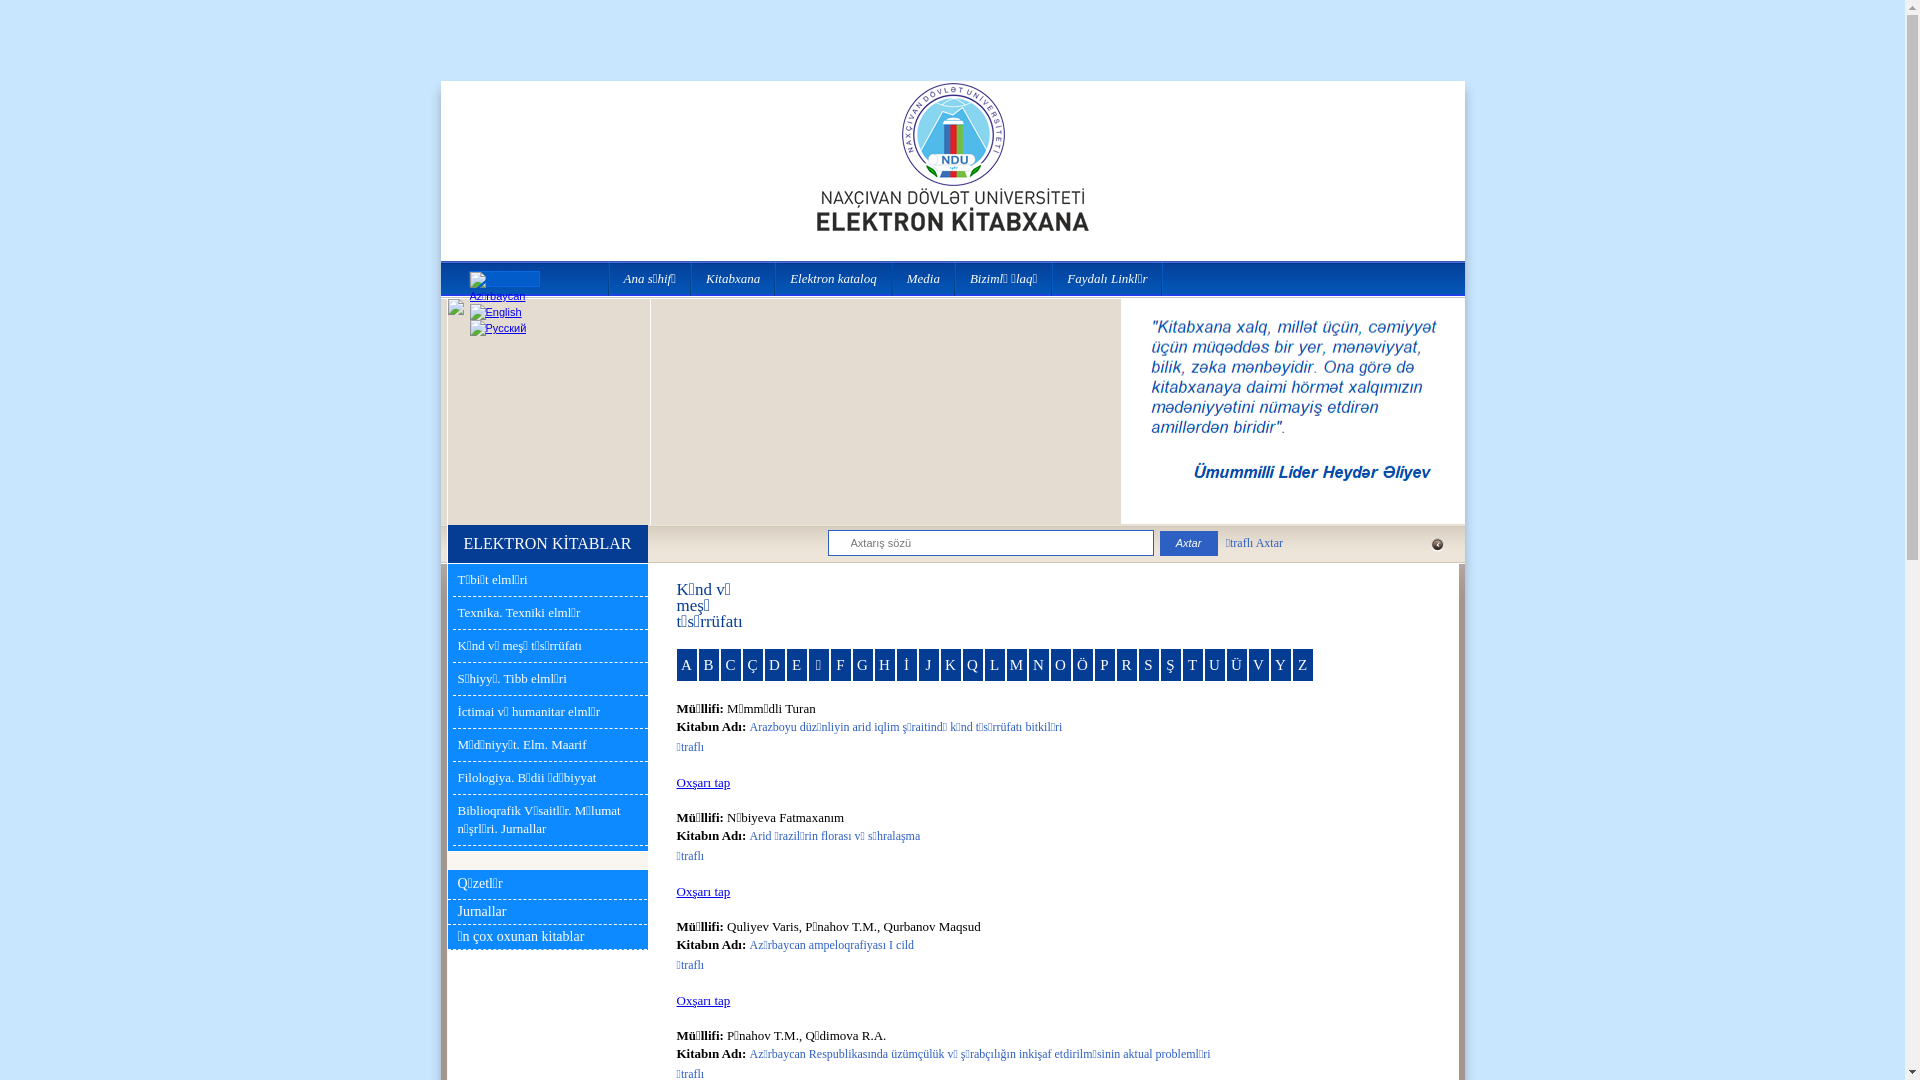  Describe the element at coordinates (1280, 664) in the screenshot. I see `'Y'` at that location.